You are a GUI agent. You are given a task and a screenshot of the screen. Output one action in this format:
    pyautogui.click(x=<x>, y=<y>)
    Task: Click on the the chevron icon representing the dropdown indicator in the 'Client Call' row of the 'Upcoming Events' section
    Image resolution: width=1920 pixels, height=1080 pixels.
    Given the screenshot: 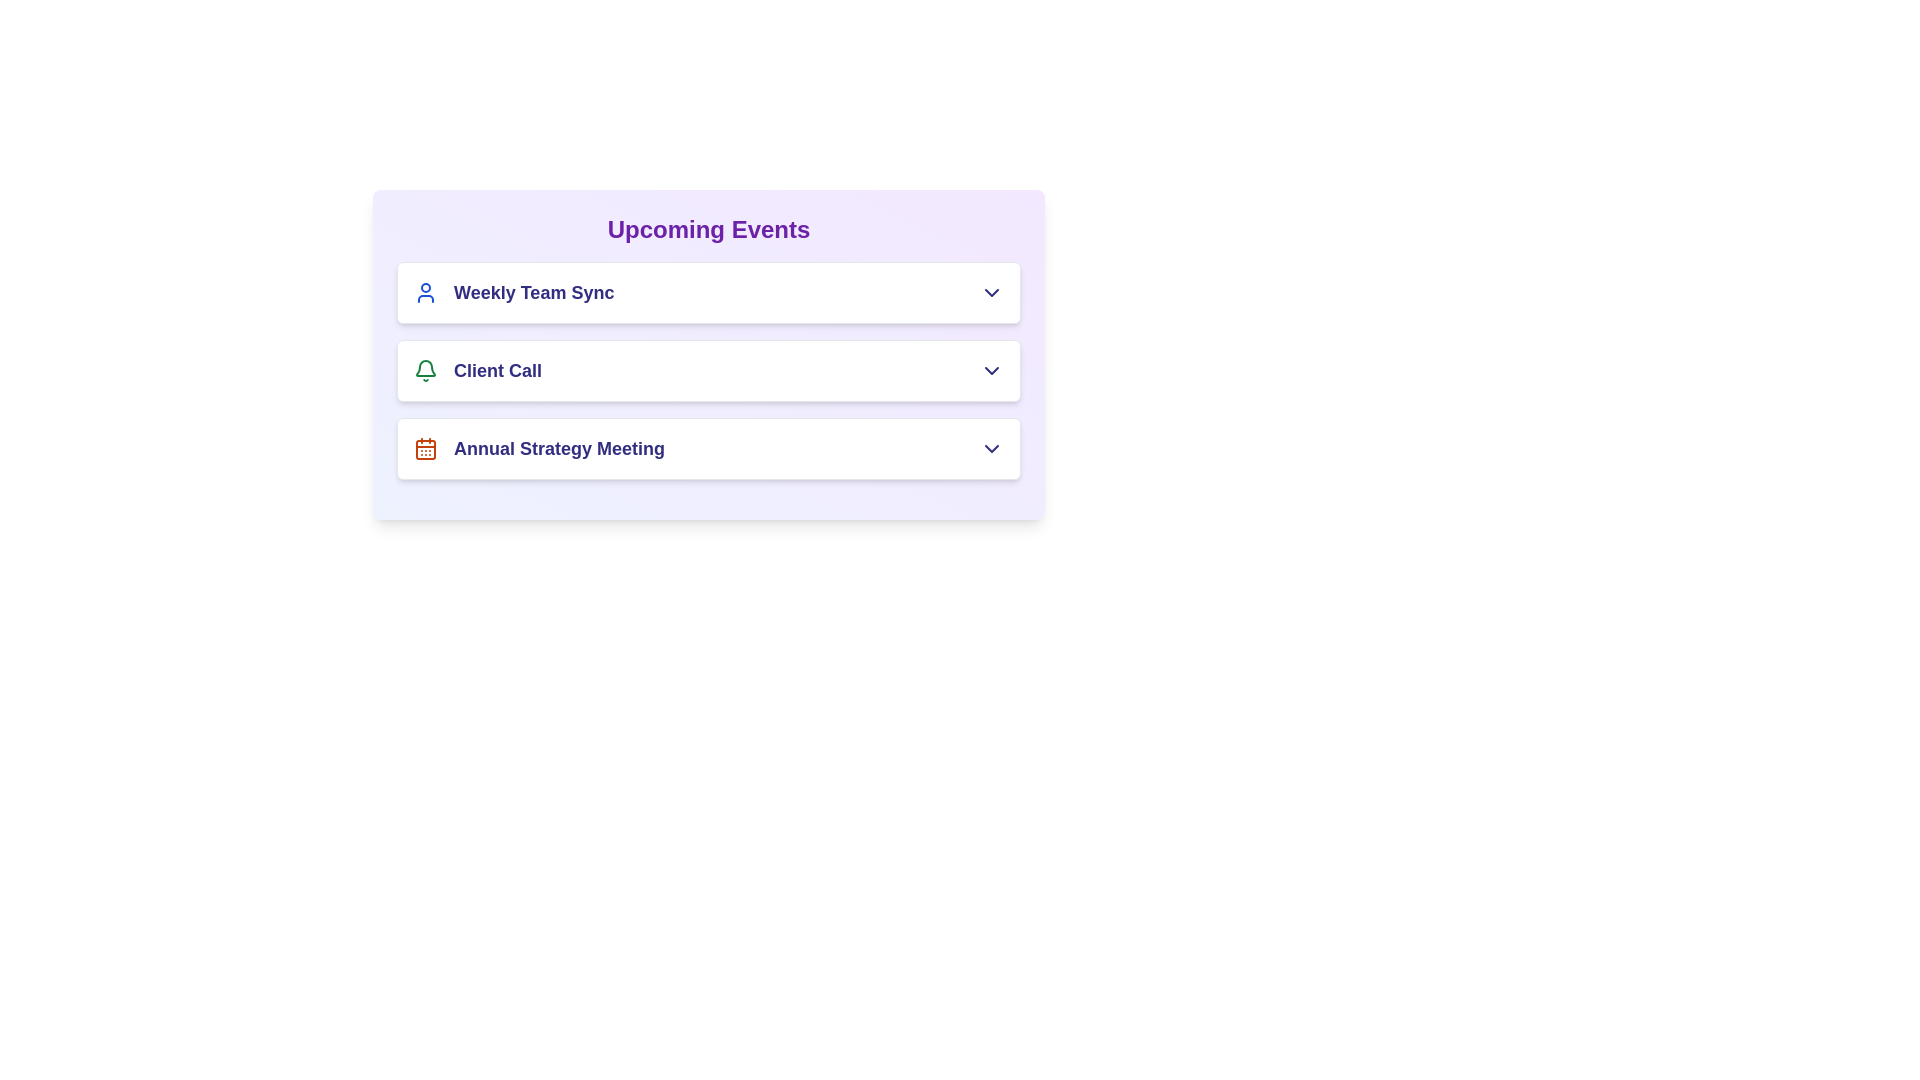 What is the action you would take?
    pyautogui.click(x=992, y=370)
    